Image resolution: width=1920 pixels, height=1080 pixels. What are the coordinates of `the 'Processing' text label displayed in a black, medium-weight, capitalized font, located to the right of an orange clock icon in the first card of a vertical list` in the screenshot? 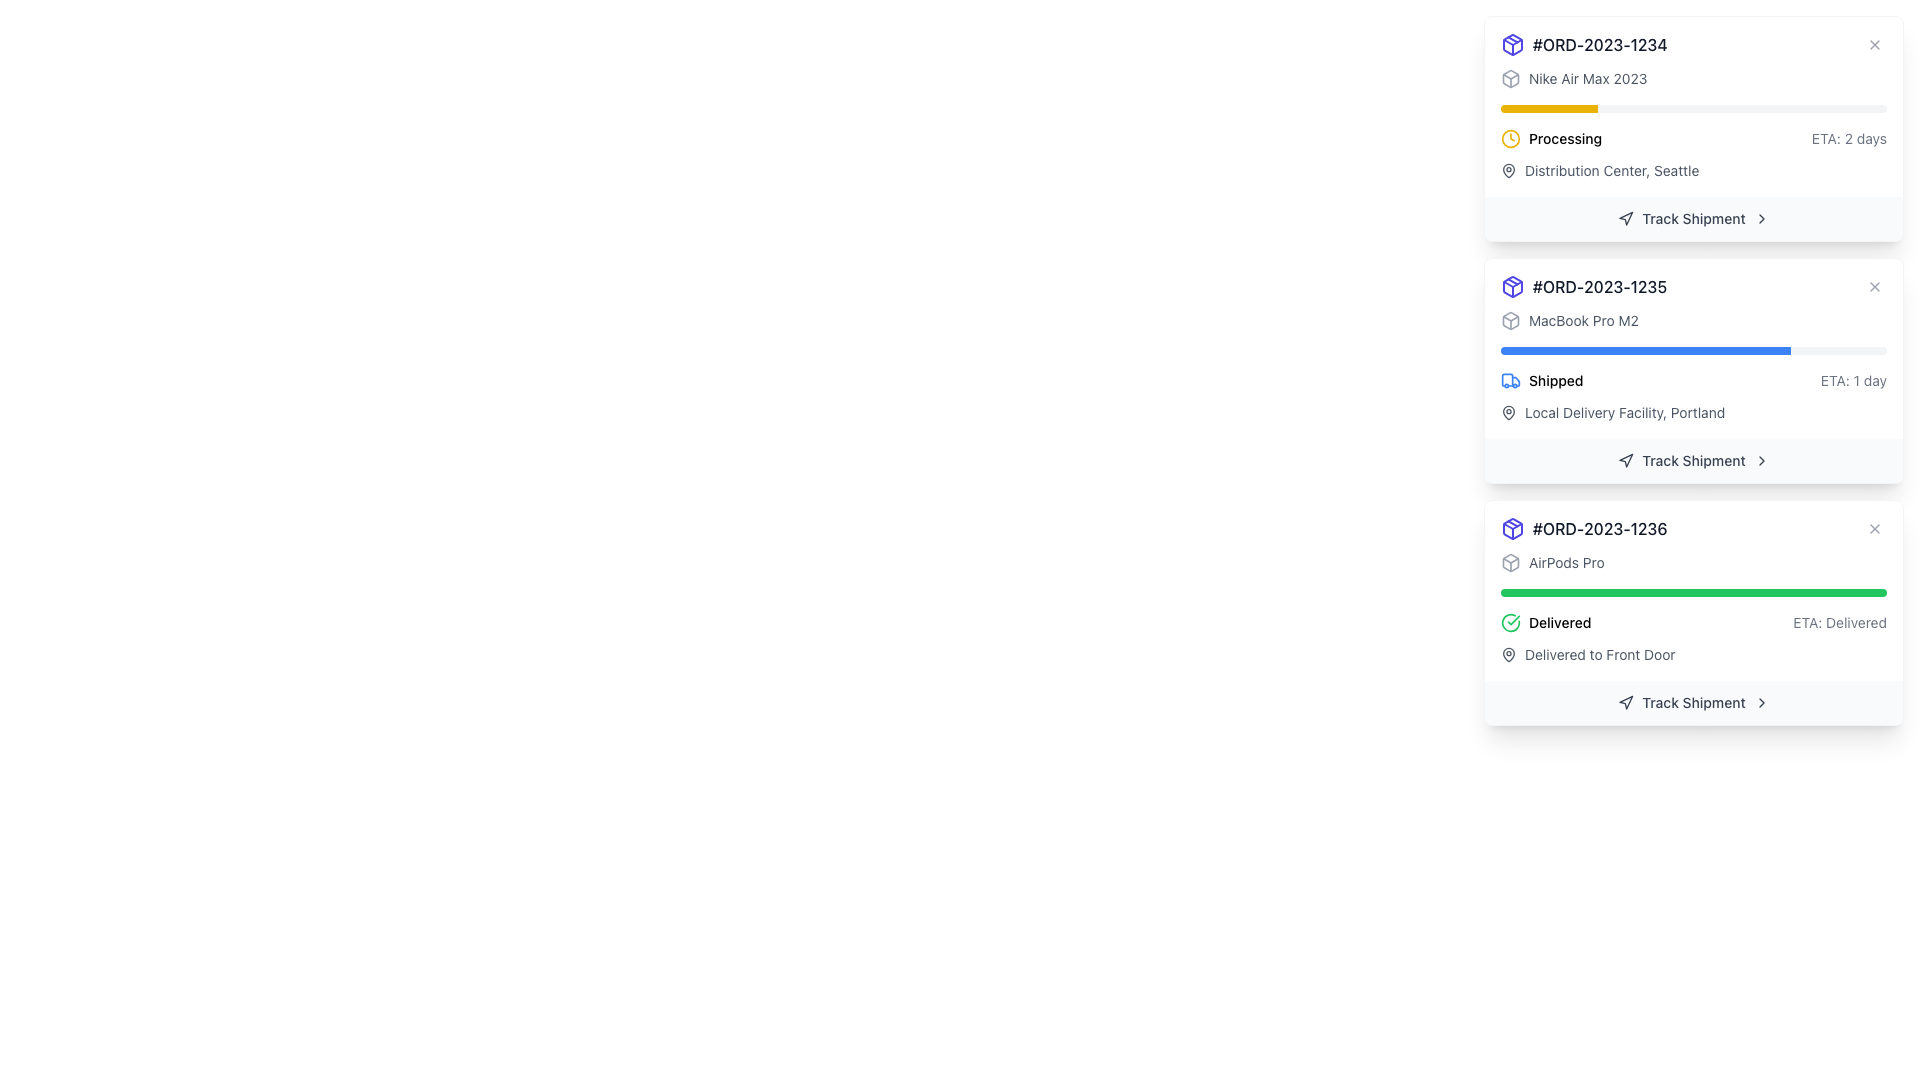 It's located at (1564, 137).